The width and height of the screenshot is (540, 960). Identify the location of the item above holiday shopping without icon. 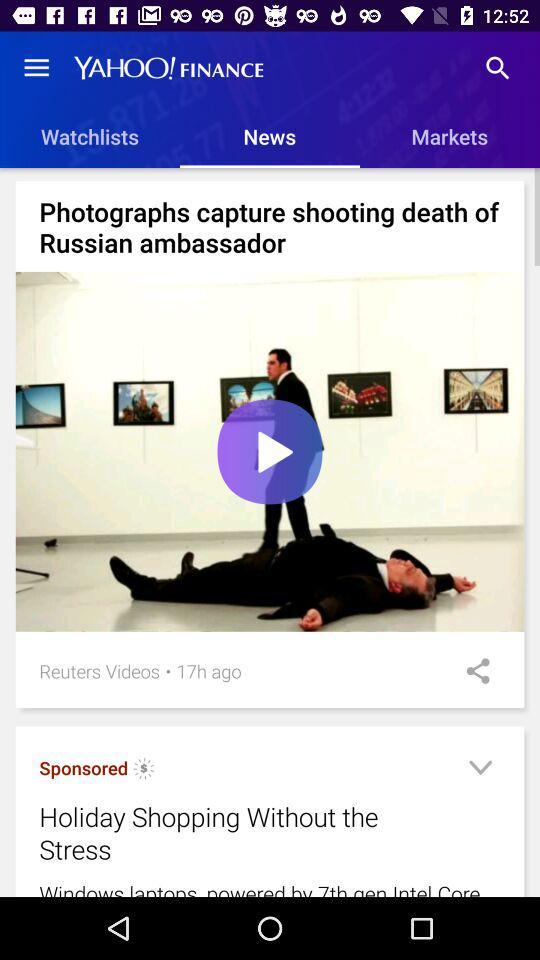
(208, 671).